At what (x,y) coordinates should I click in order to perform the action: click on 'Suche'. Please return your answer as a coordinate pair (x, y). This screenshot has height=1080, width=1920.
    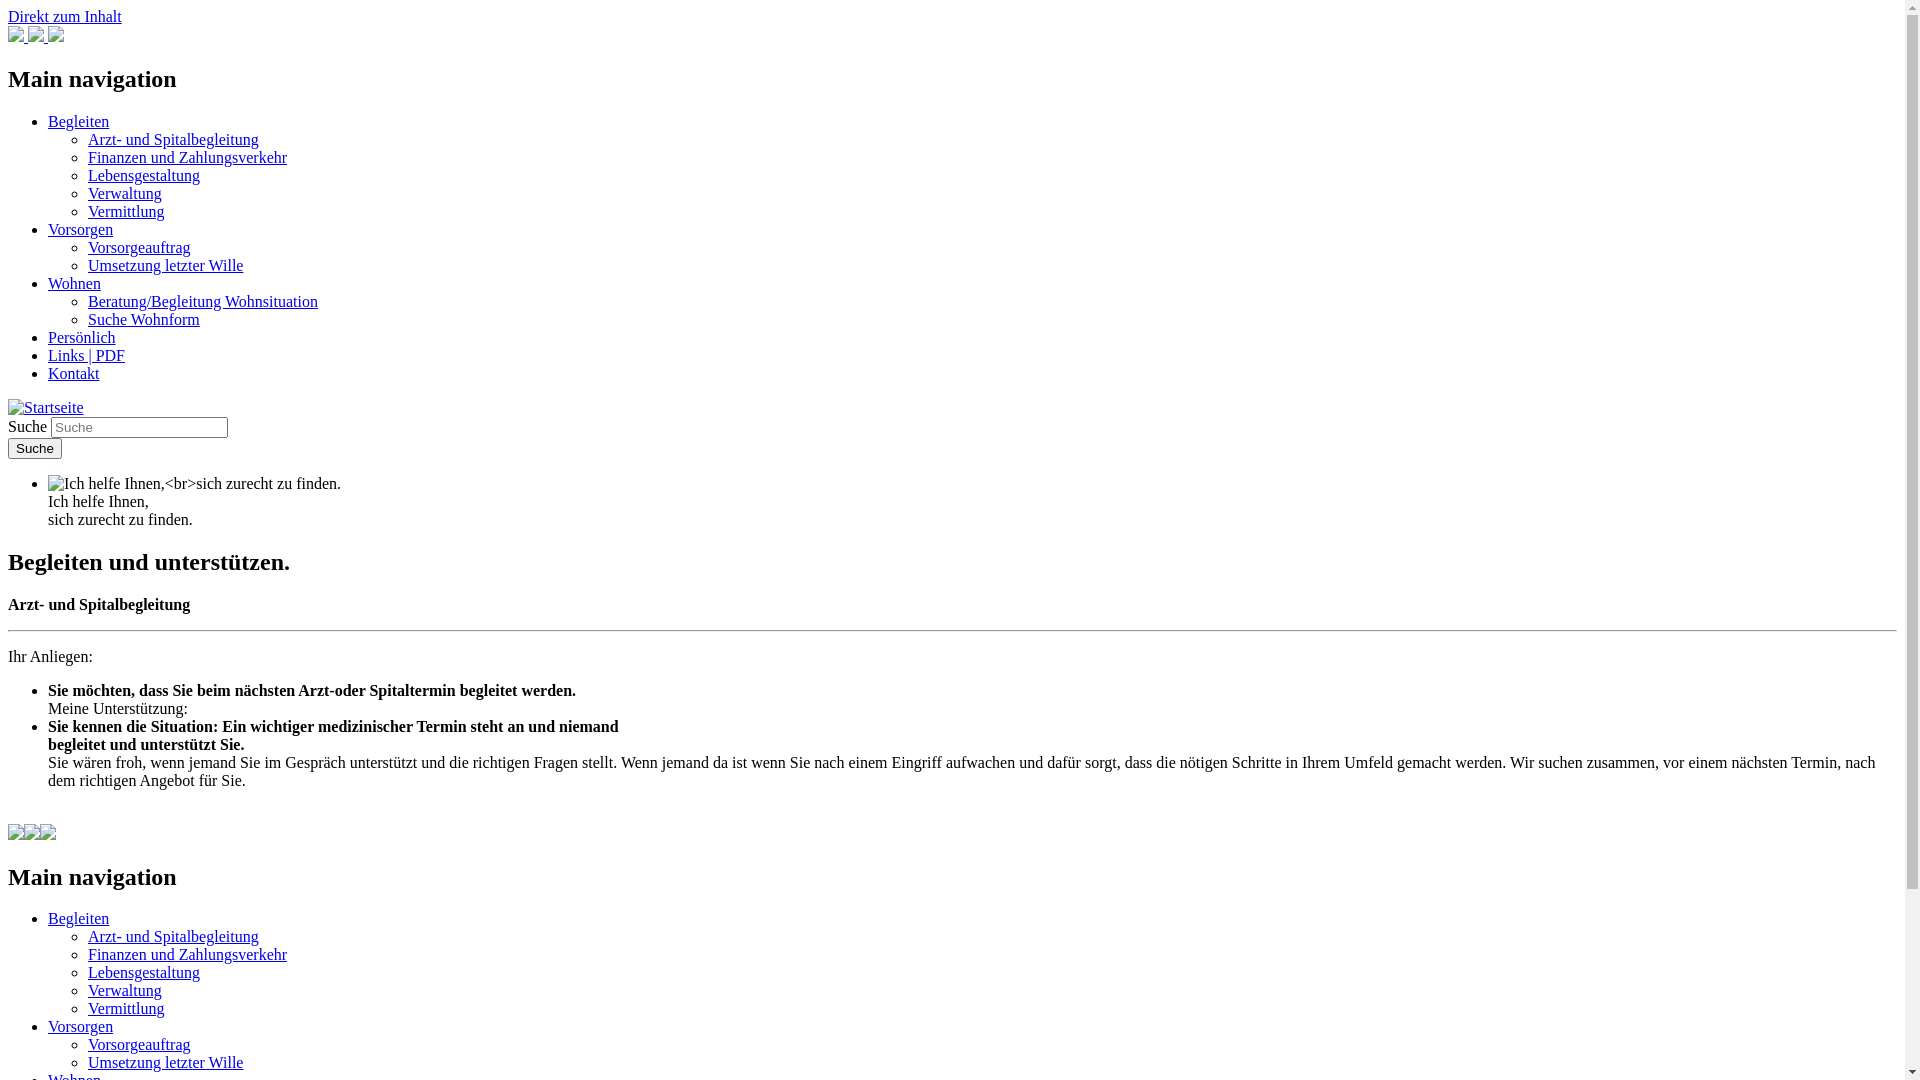
    Looking at the image, I should click on (34, 447).